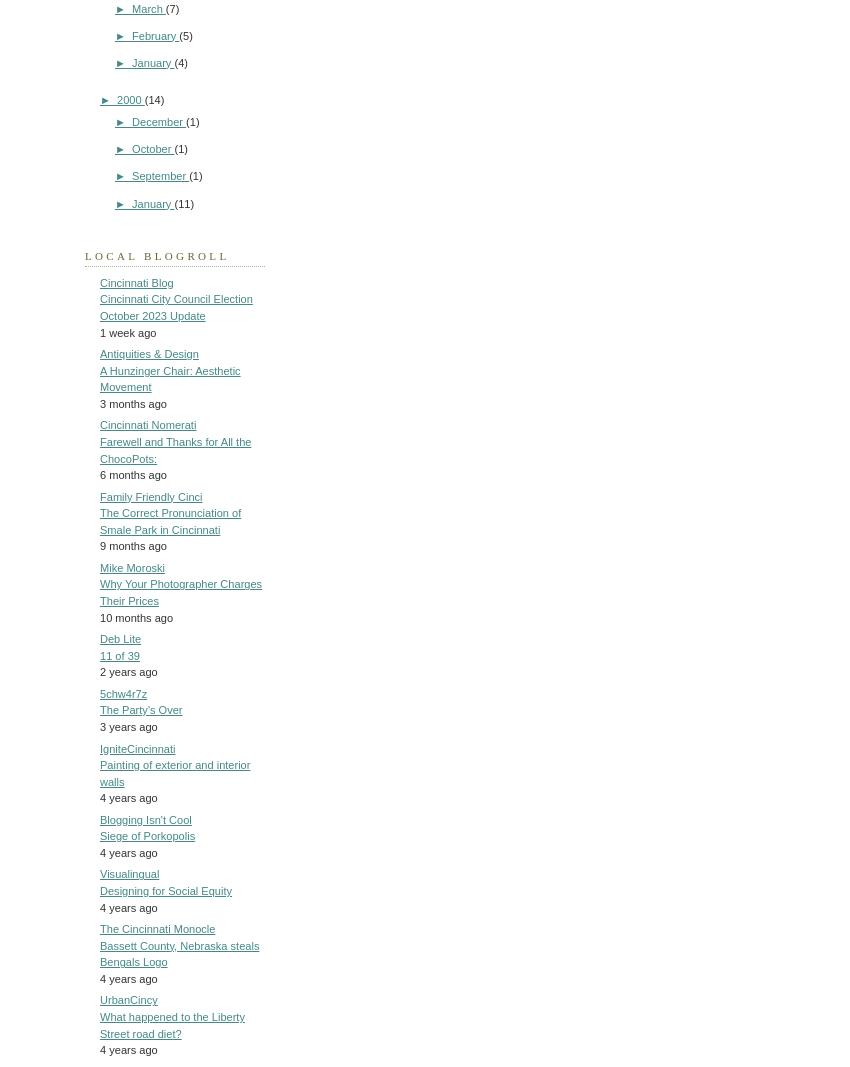  Describe the element at coordinates (174, 448) in the screenshot. I see `'Farewell and Thanks for All the ChocoPots:'` at that location.